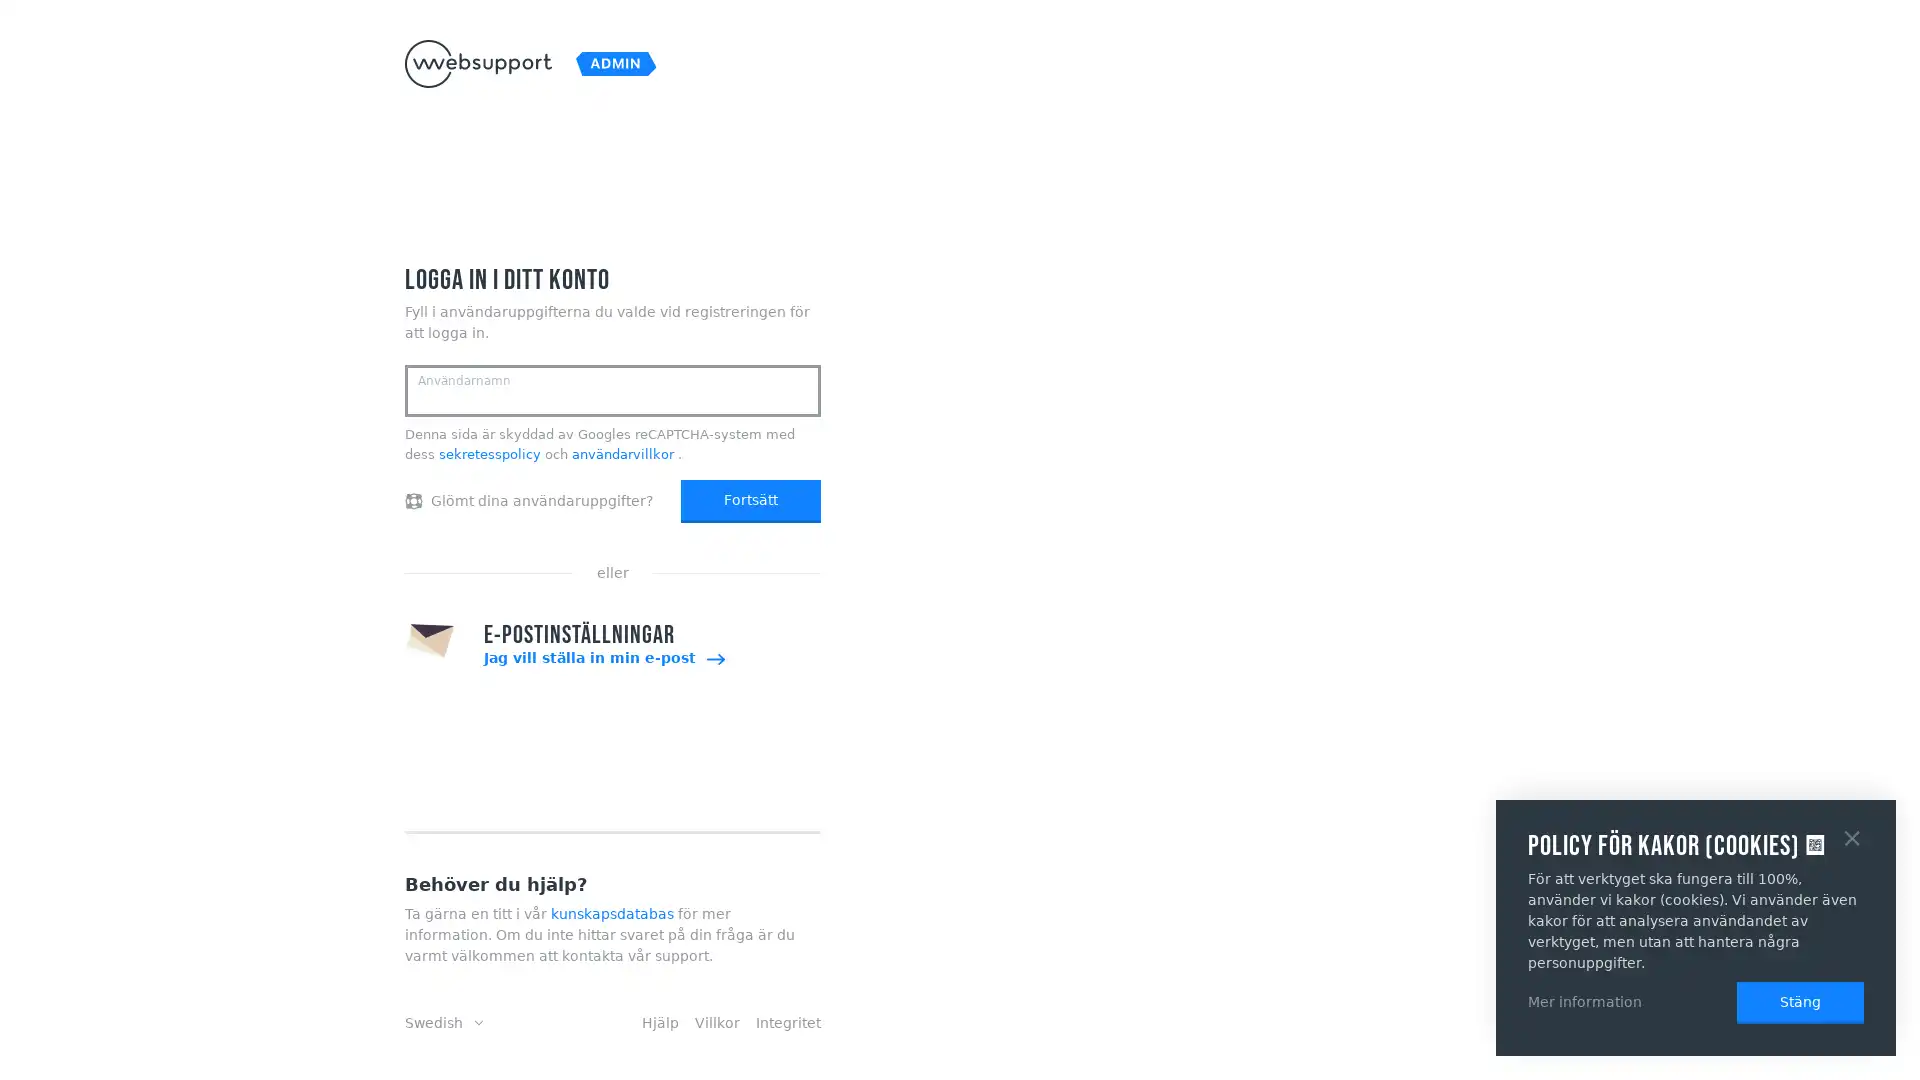 The image size is (1920, 1080). What do you see at coordinates (1851, 836) in the screenshot?
I see `Stang` at bounding box center [1851, 836].